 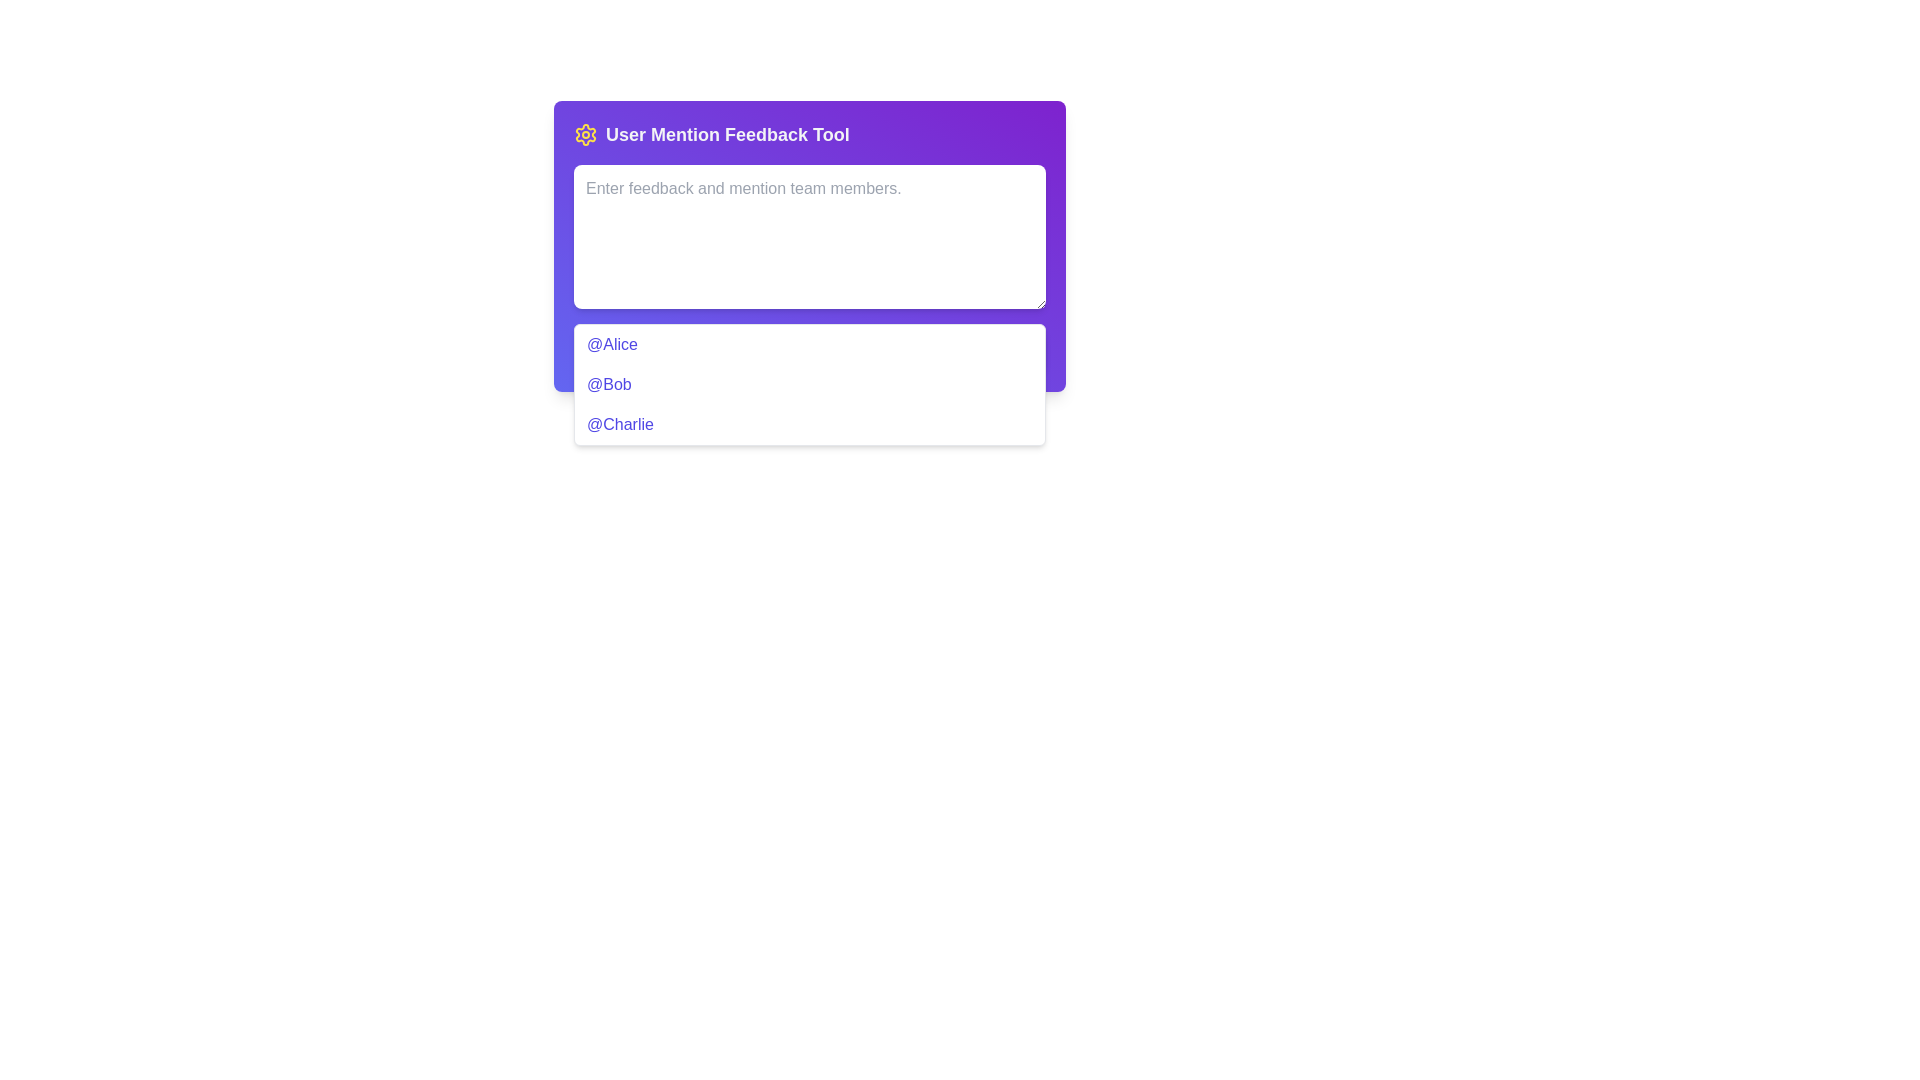 I want to click on the yellow circular gear icon with detailed inner cut patterns, so click(x=584, y=135).